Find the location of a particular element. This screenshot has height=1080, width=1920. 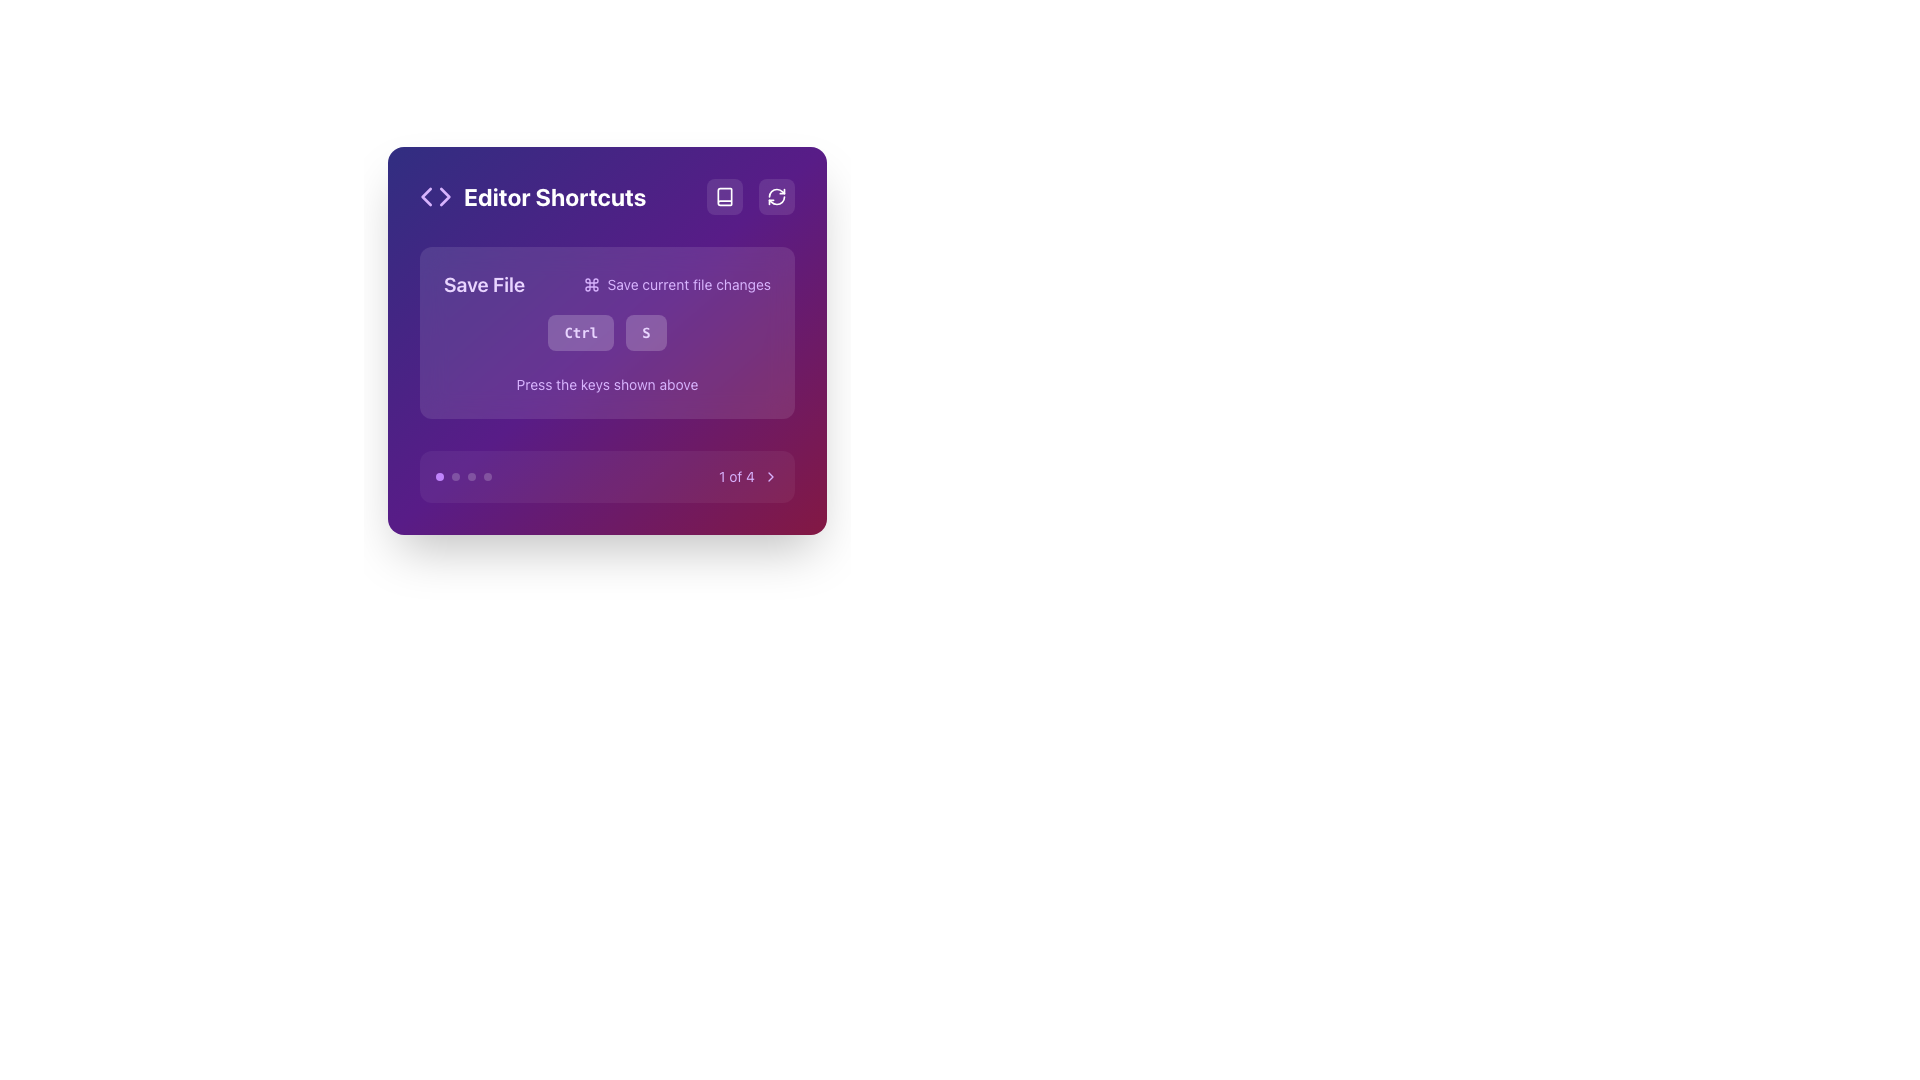

the text label that describes the keyboard shortcut in the 'Editor Shortcuts' interface, located immediately after the command key icon is located at coordinates (689, 285).